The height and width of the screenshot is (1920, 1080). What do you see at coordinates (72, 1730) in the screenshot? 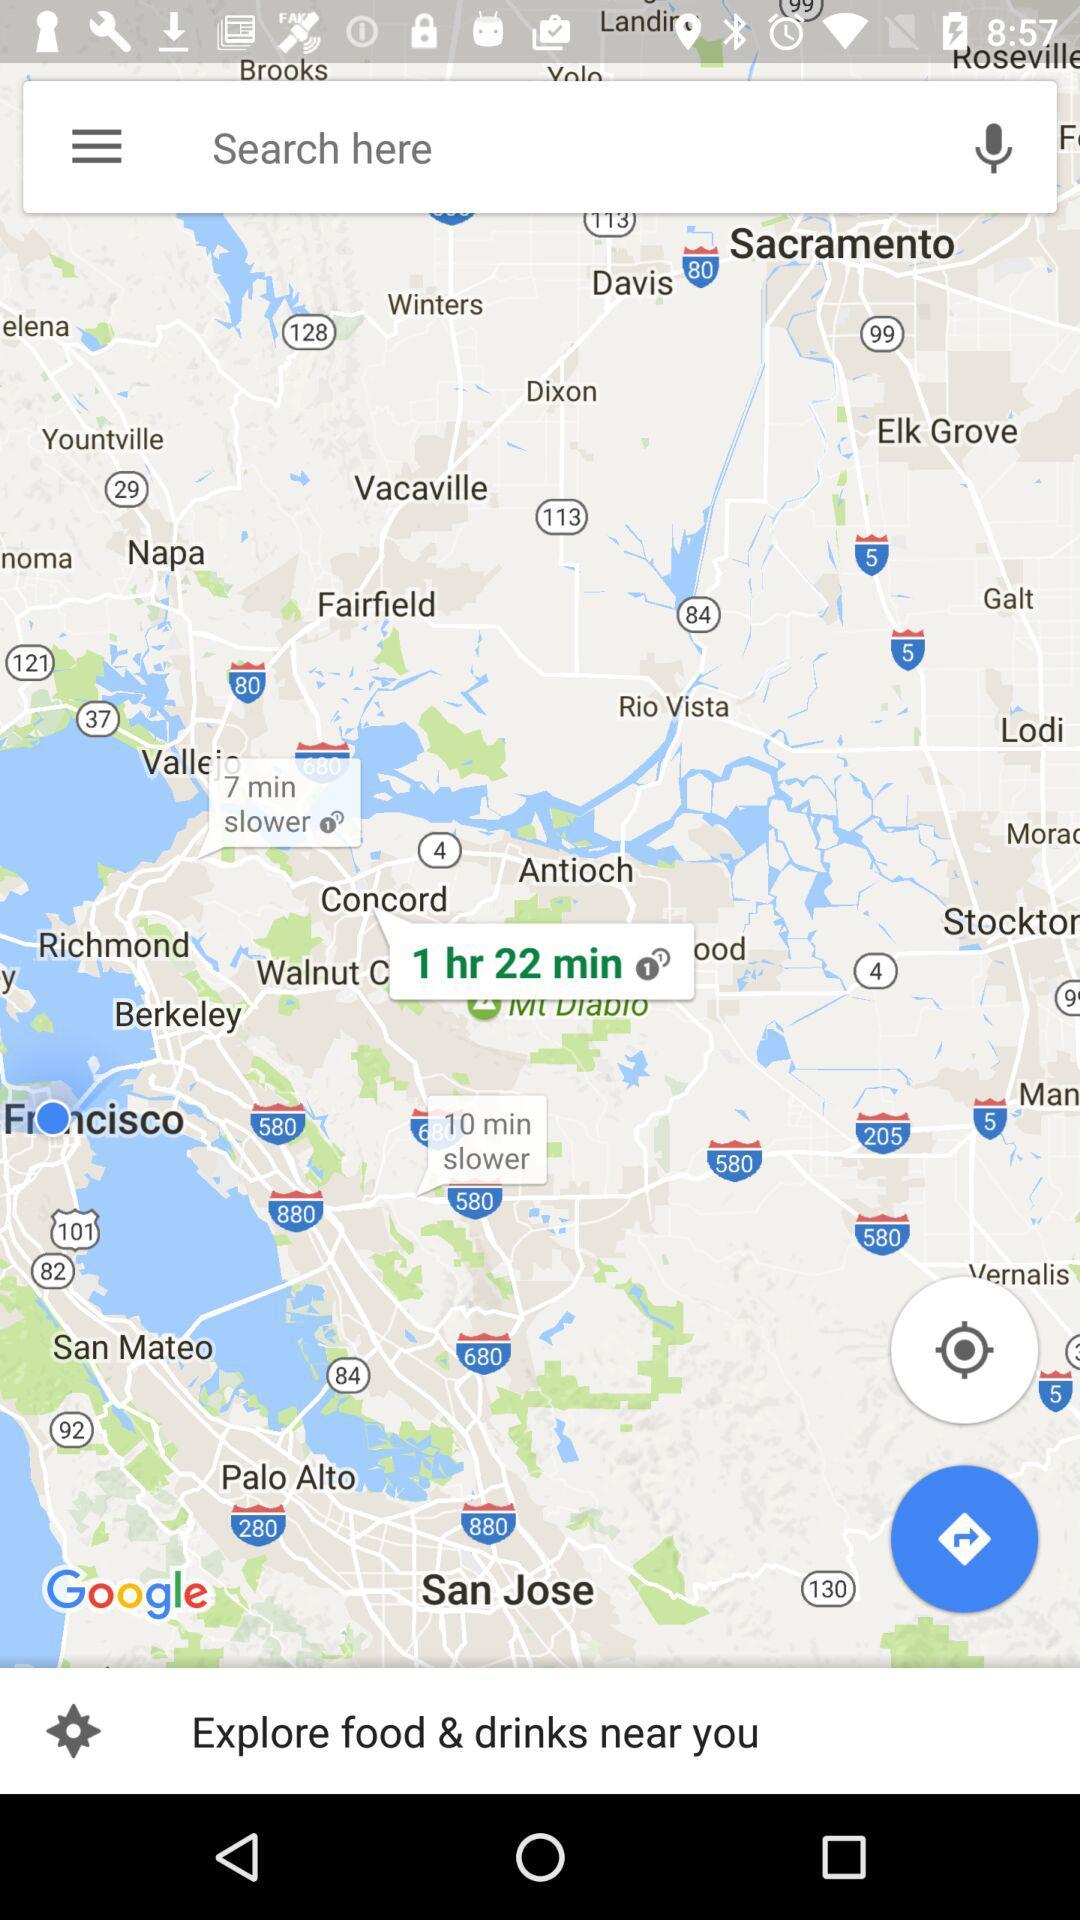
I see `the icon before the text explore food  drinks near you` at bounding box center [72, 1730].